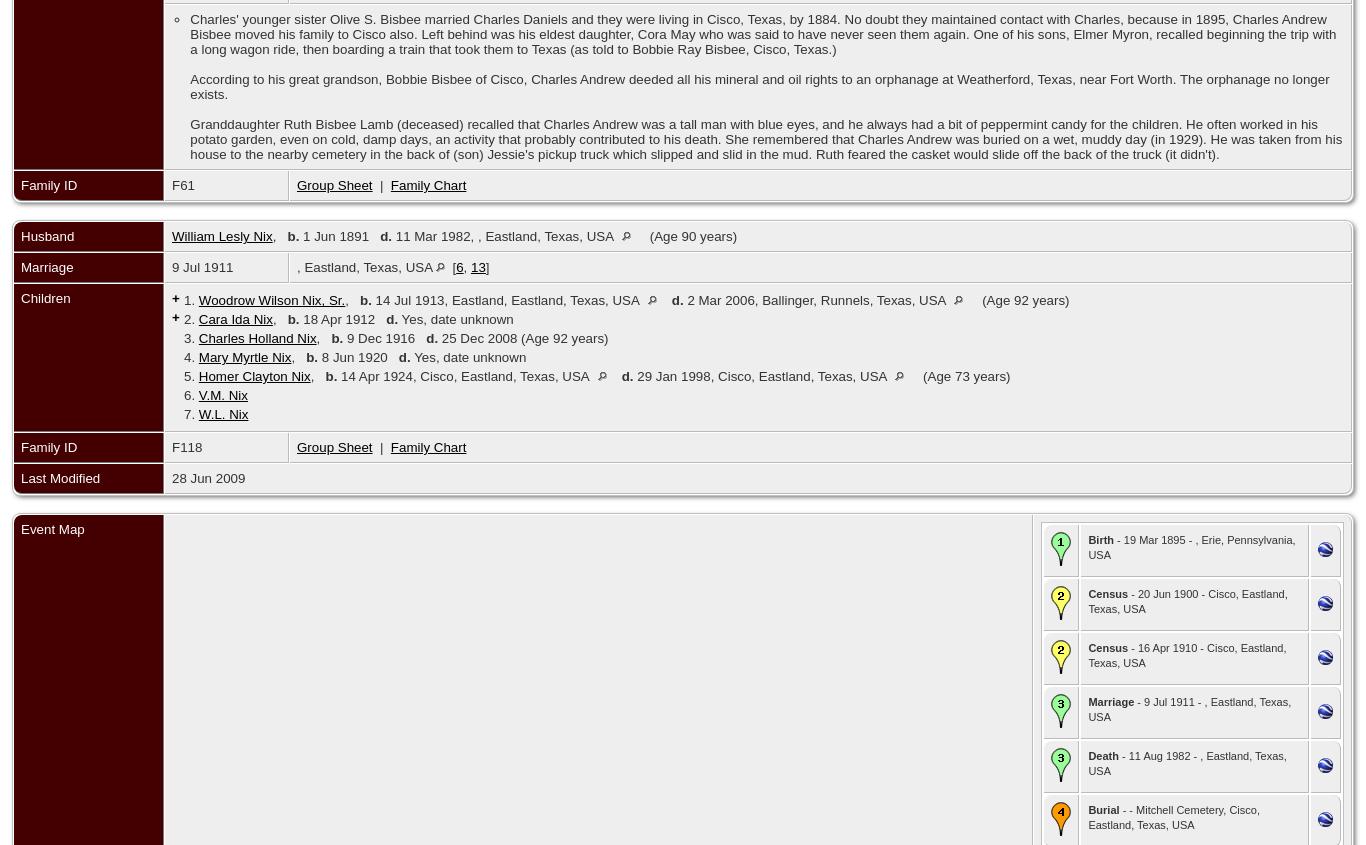 Image resolution: width=1366 pixels, height=845 pixels. What do you see at coordinates (196, 413) in the screenshot?
I see `'W.L. Nix'` at bounding box center [196, 413].